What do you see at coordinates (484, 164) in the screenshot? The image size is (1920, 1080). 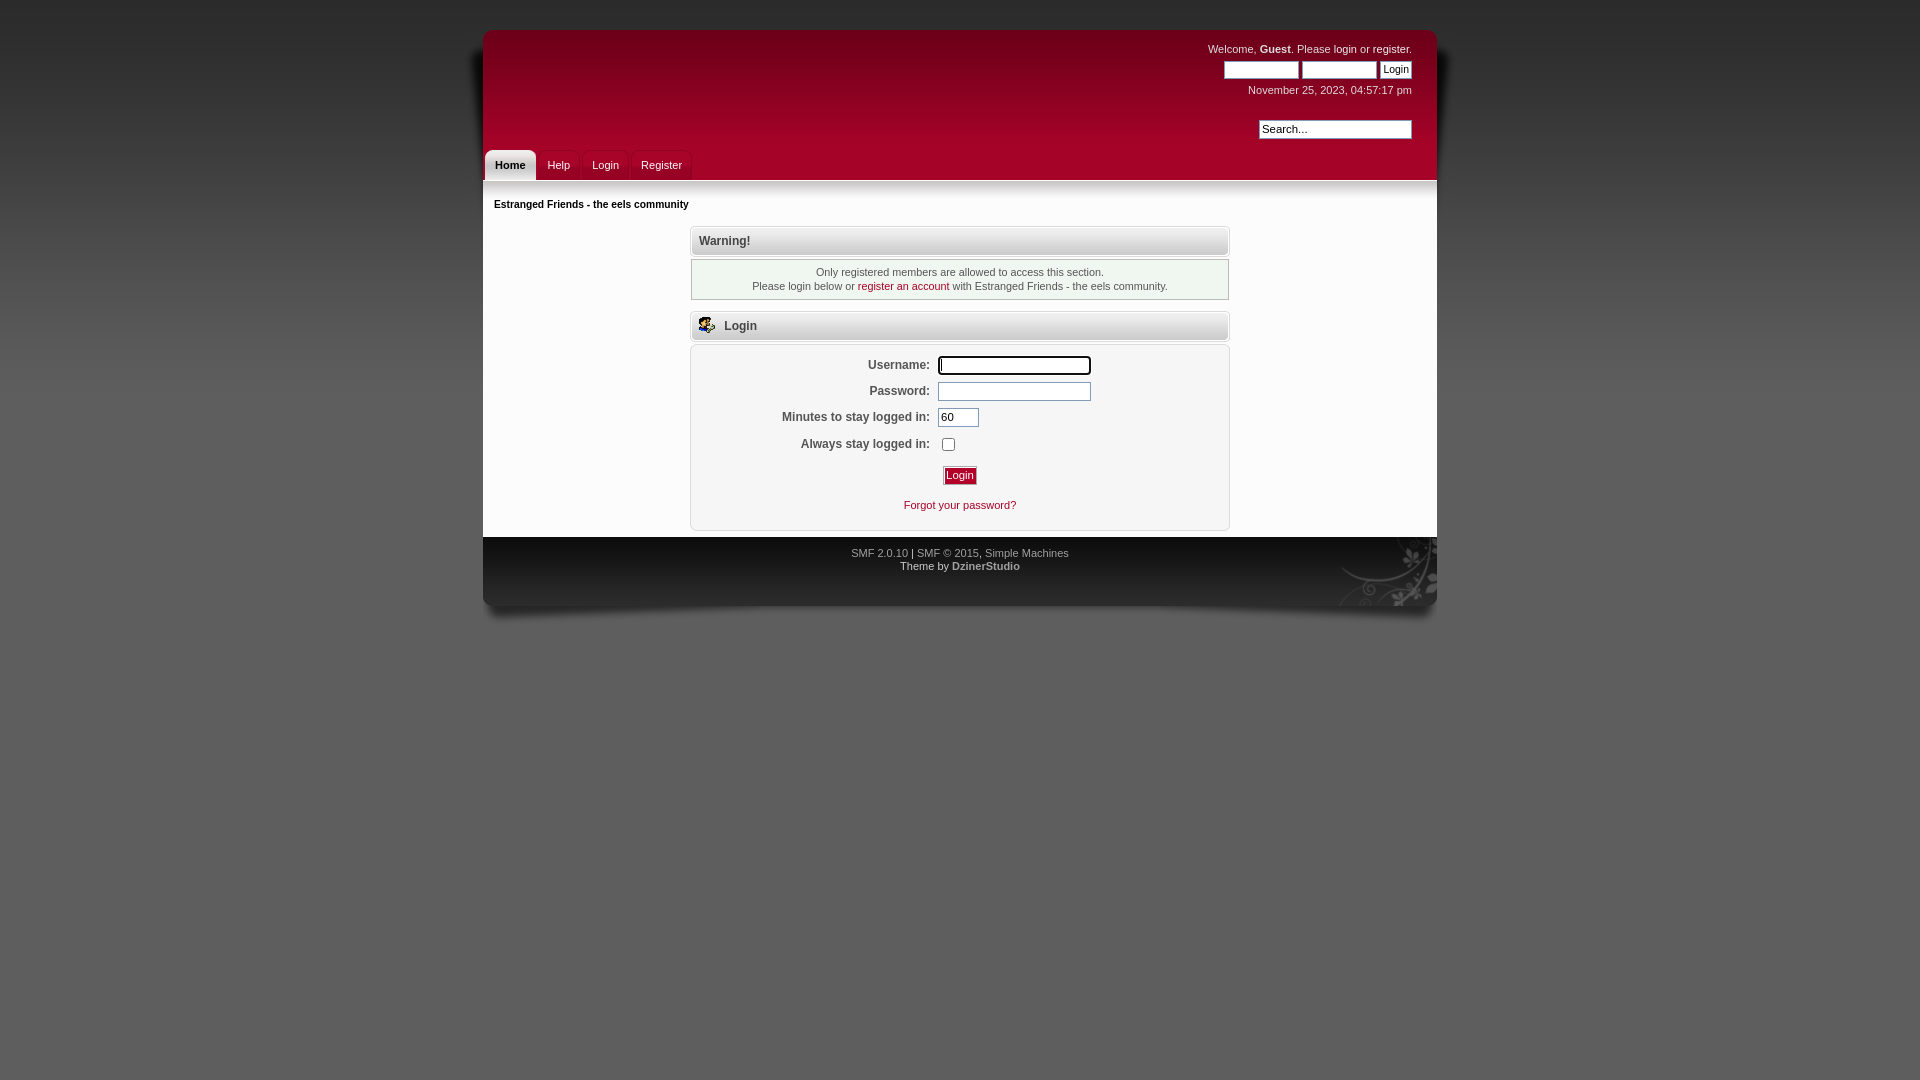 I see `'Home'` at bounding box center [484, 164].